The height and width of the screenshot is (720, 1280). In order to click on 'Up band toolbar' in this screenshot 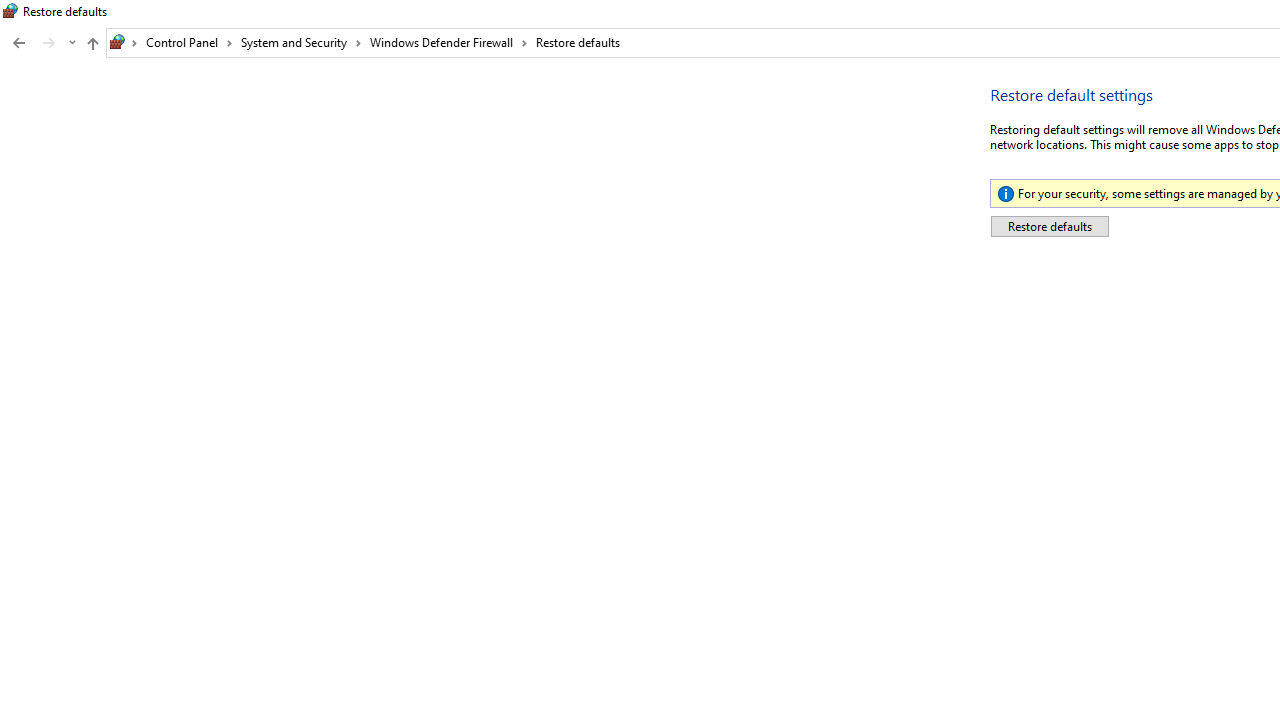, I will do `click(91, 45)`.